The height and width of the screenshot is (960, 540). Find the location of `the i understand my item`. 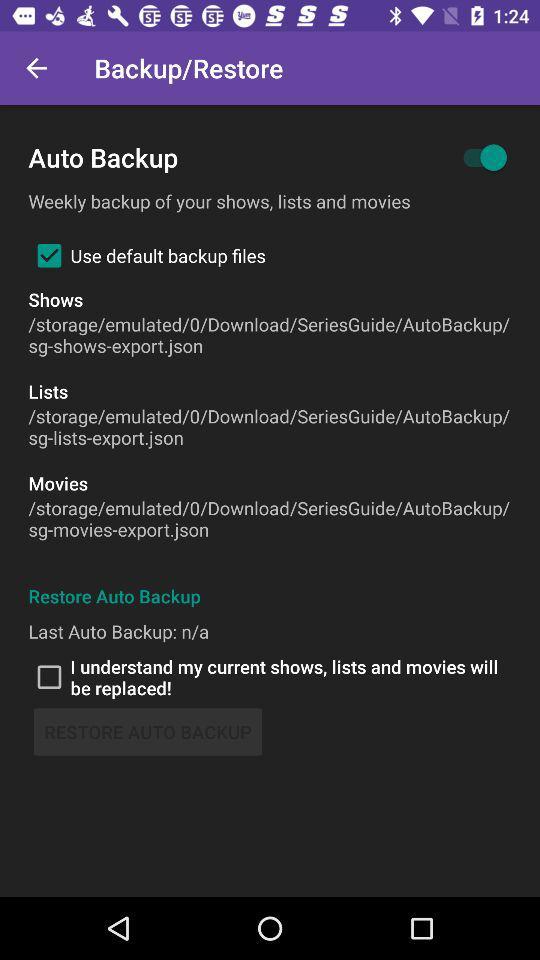

the i understand my item is located at coordinates (270, 677).